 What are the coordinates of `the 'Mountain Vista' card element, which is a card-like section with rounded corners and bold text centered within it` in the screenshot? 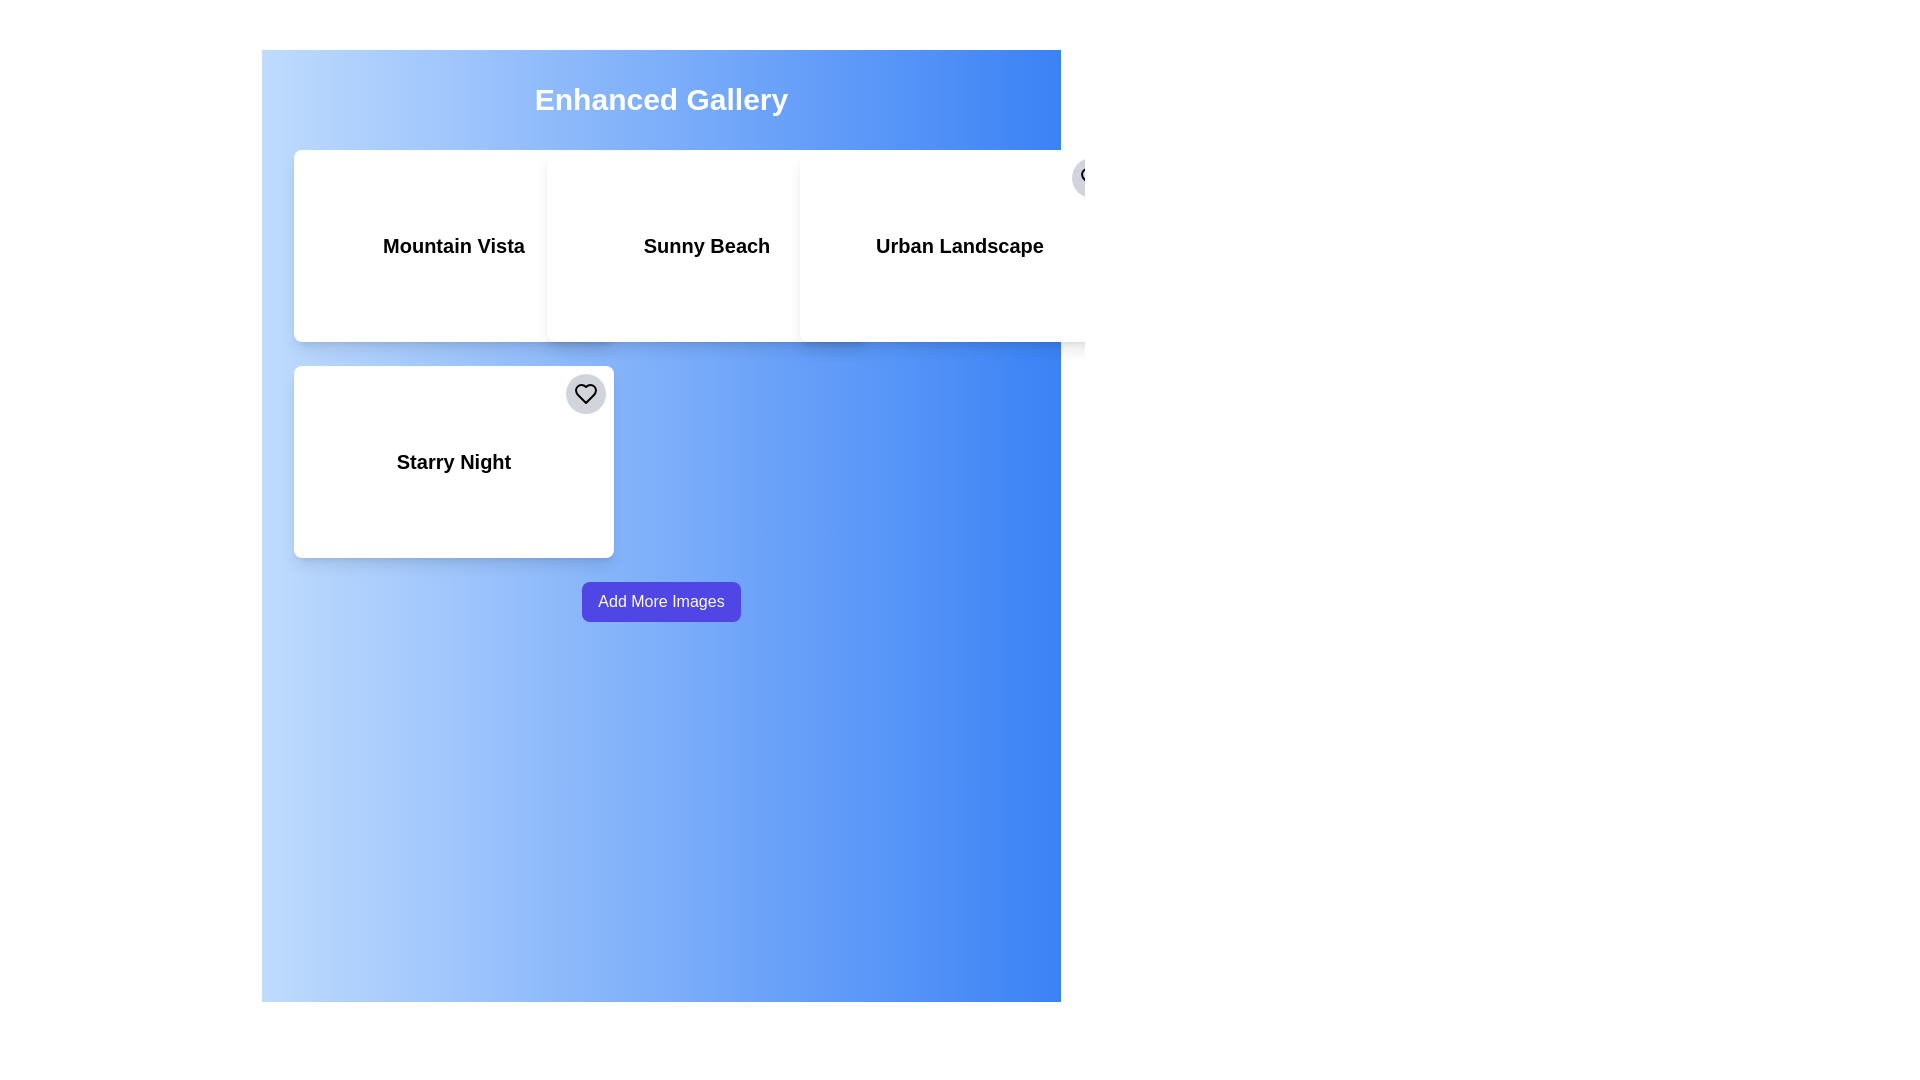 It's located at (453, 245).